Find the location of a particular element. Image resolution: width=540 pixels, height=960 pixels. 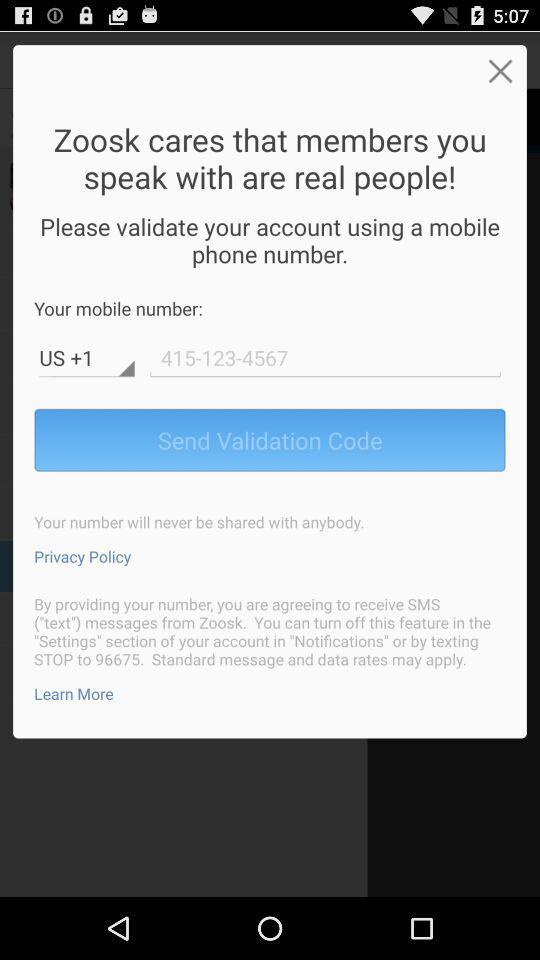

close is located at coordinates (499, 70).